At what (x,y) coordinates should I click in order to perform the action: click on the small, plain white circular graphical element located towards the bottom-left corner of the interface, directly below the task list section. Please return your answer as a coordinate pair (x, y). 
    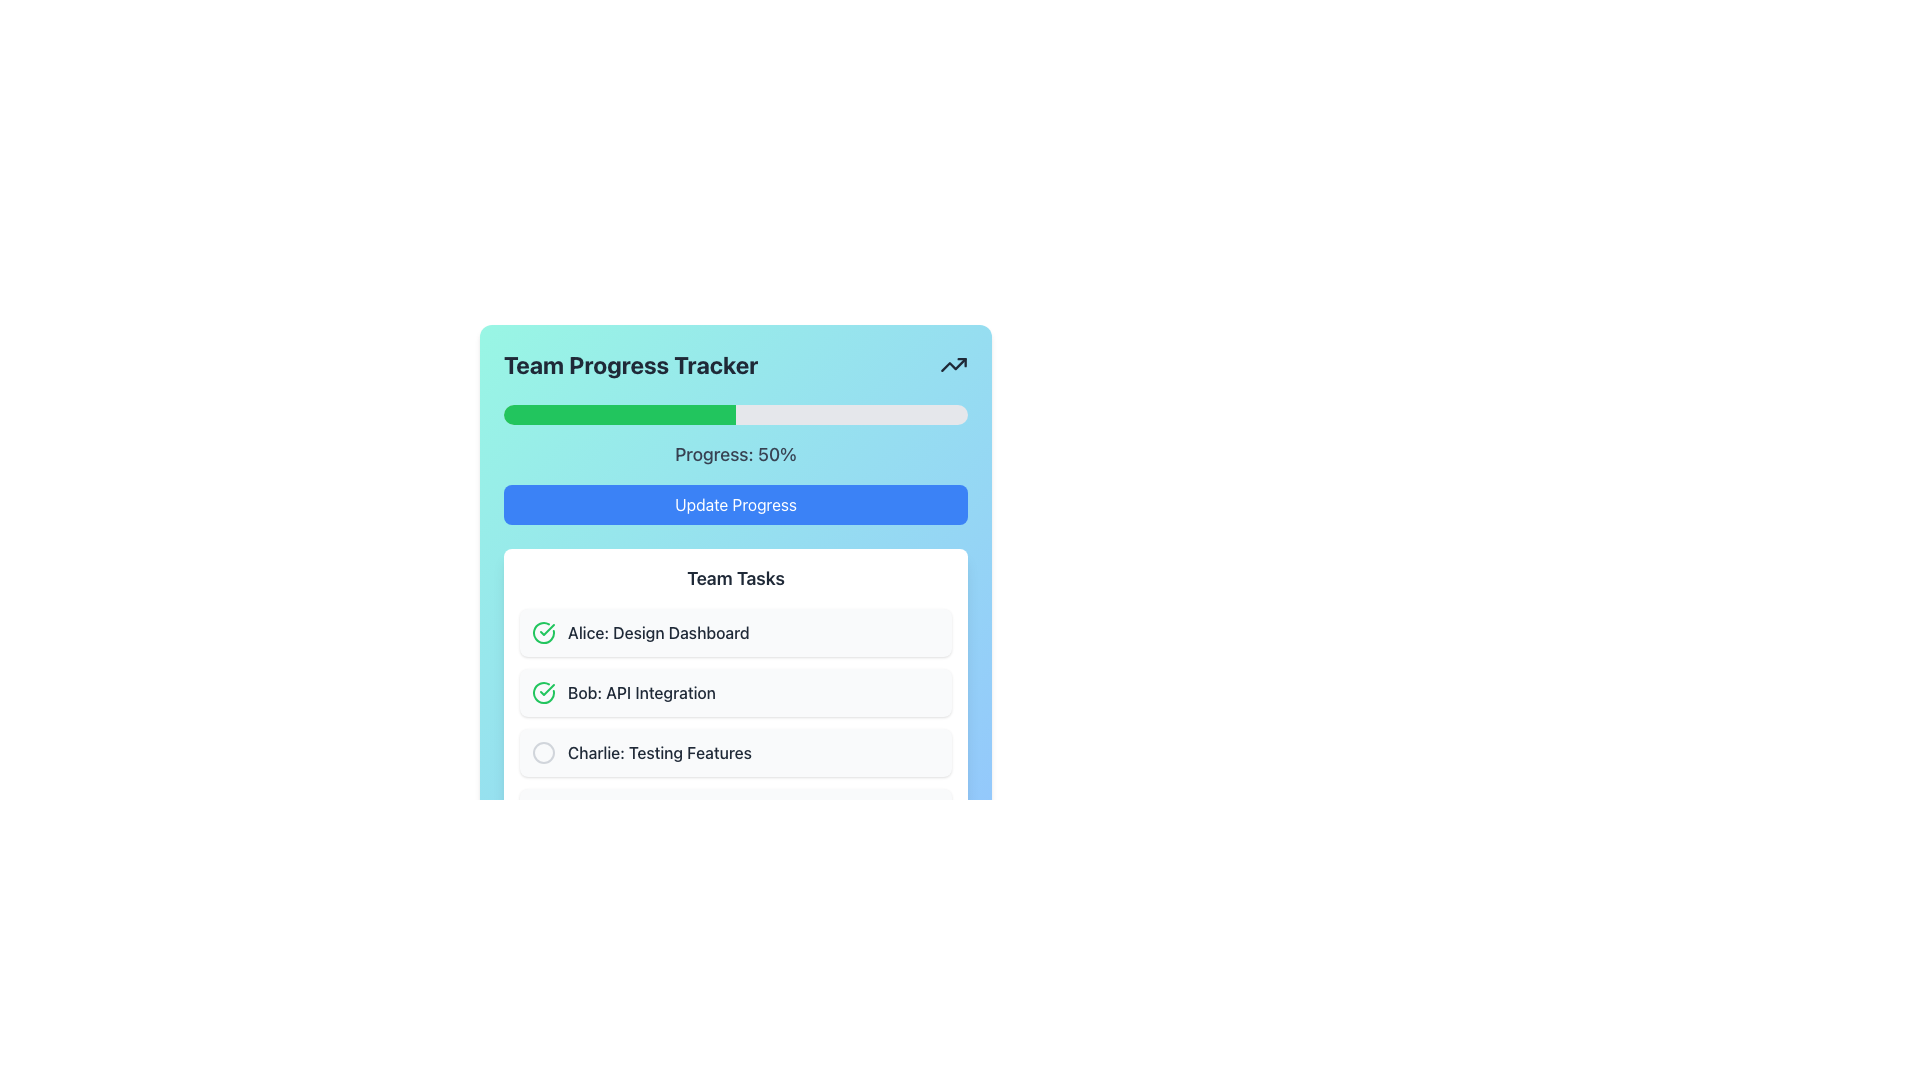
    Looking at the image, I should click on (543, 813).